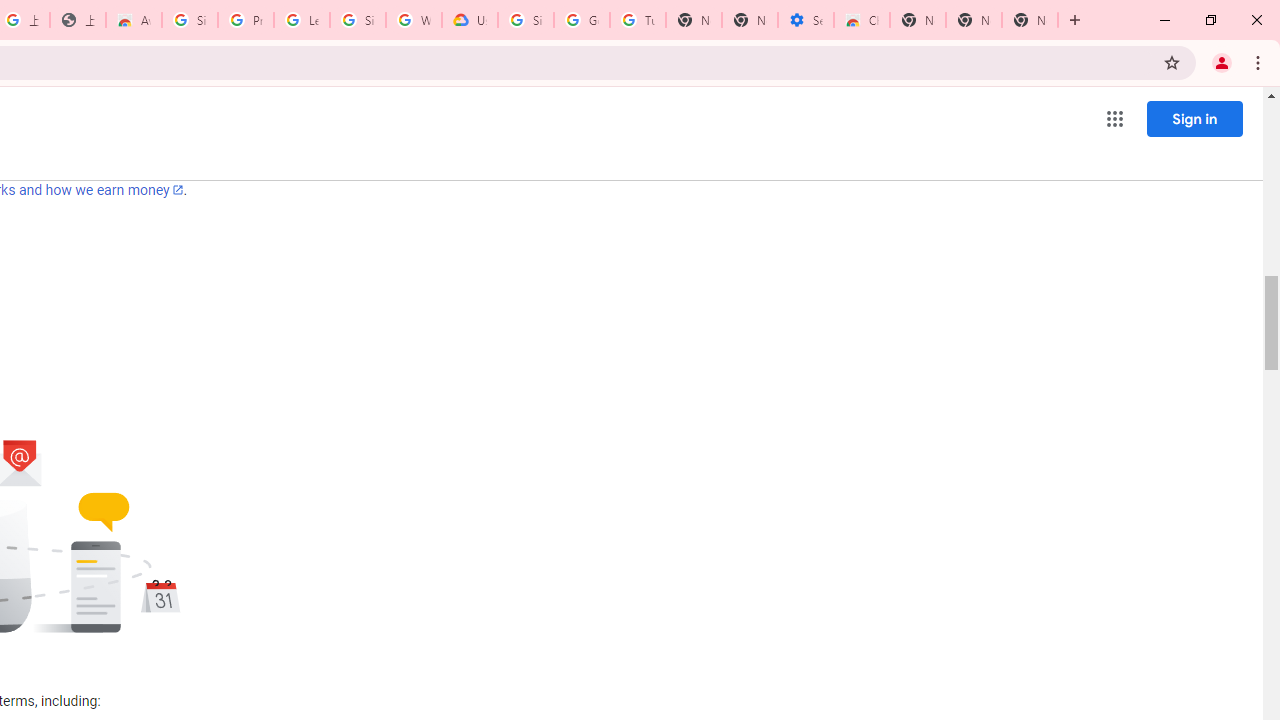 The height and width of the screenshot is (720, 1280). I want to click on 'Bookmark this tab', so click(1171, 61).